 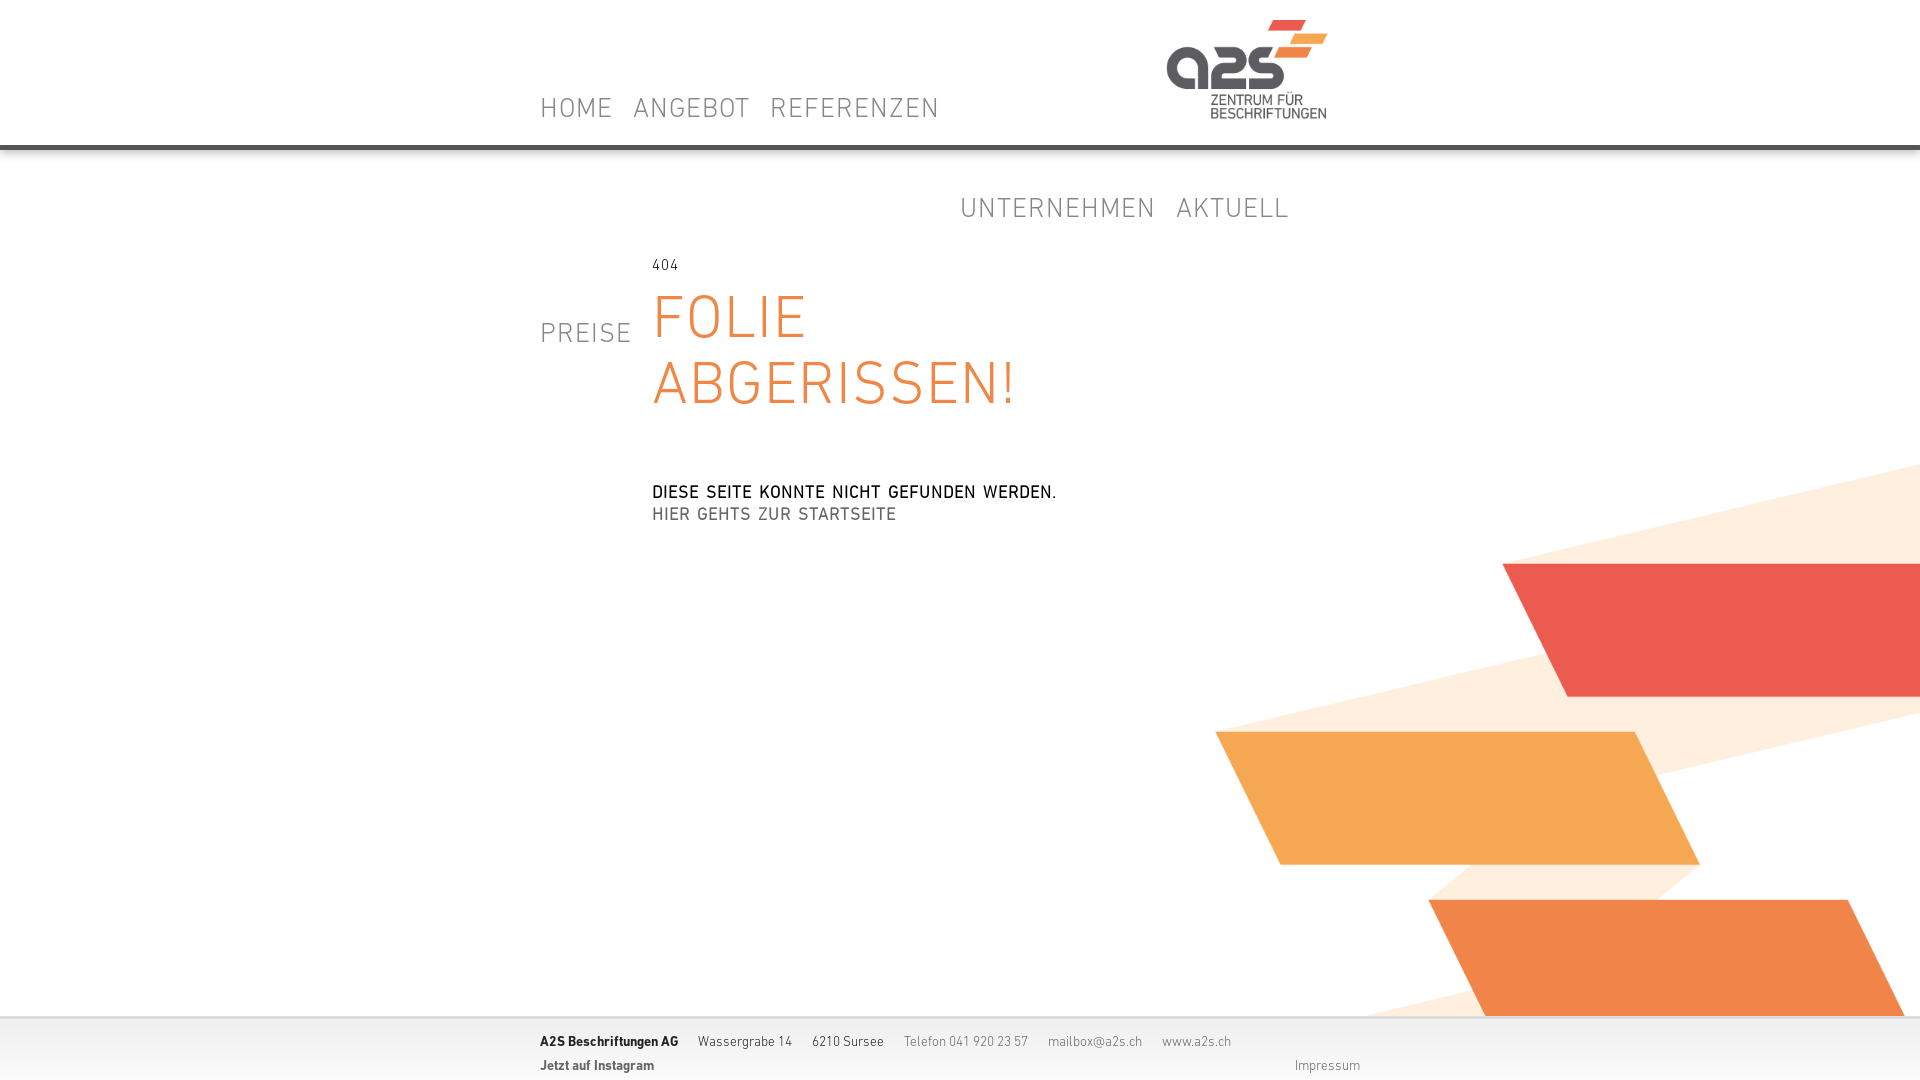 What do you see at coordinates (1327, 1065) in the screenshot?
I see `'Impressum'` at bounding box center [1327, 1065].